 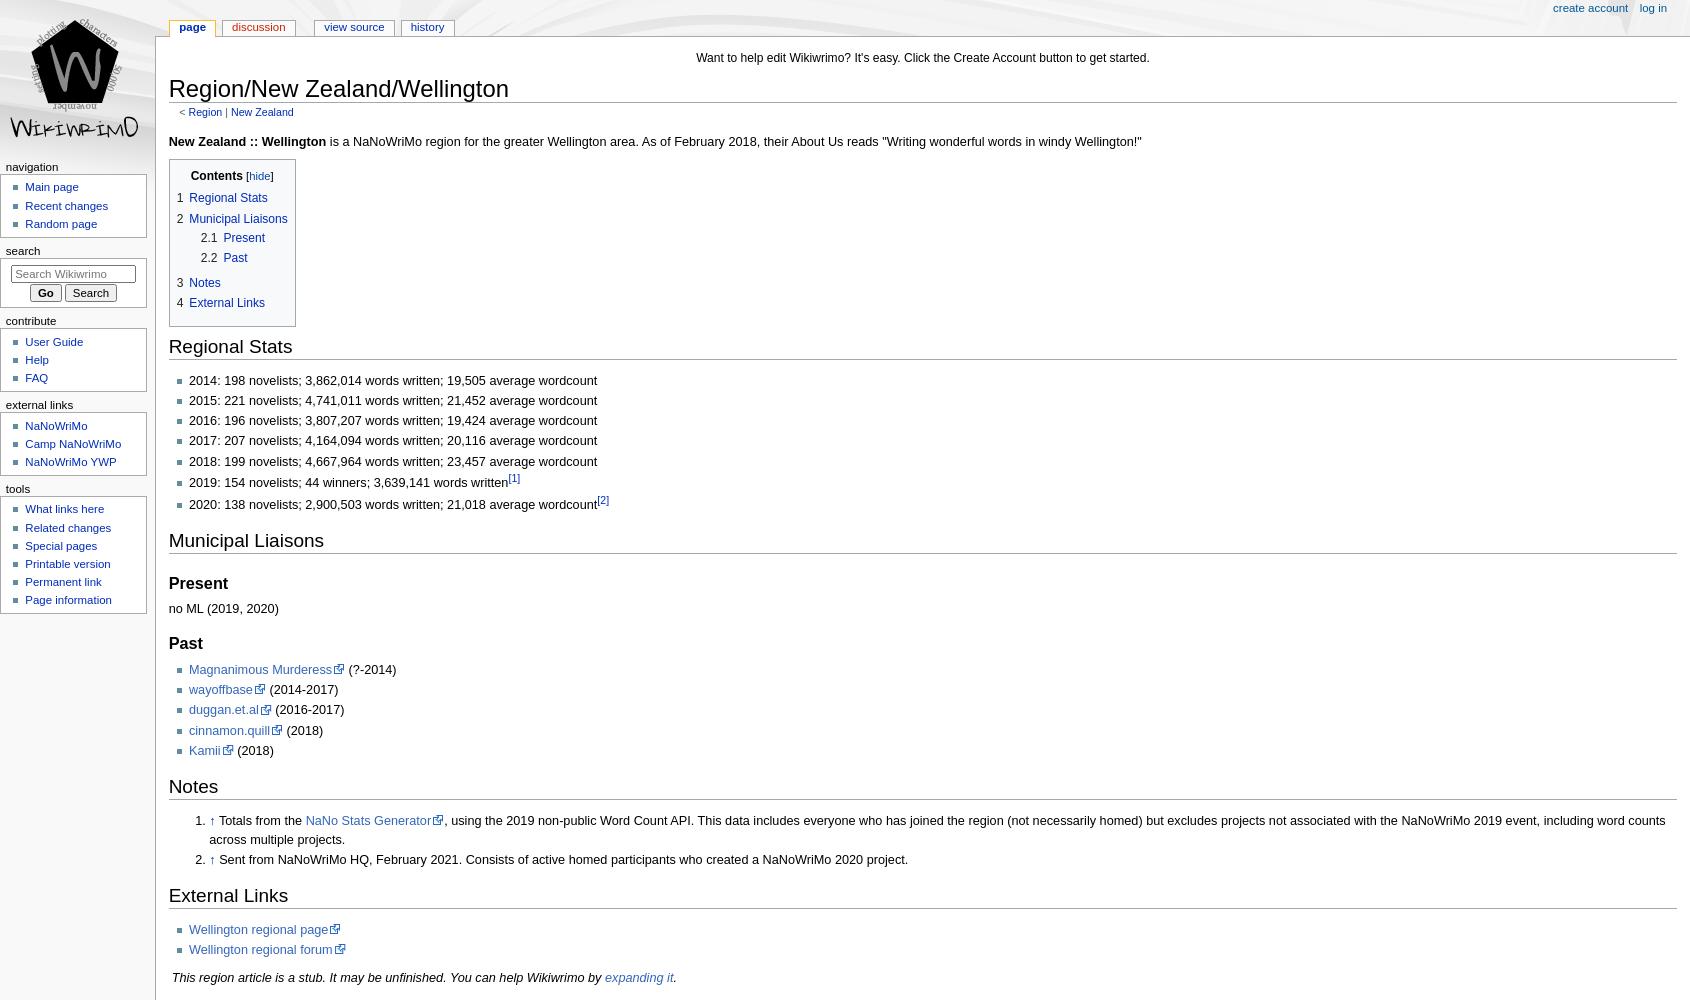 I want to click on 'FAQ', so click(x=35, y=377).